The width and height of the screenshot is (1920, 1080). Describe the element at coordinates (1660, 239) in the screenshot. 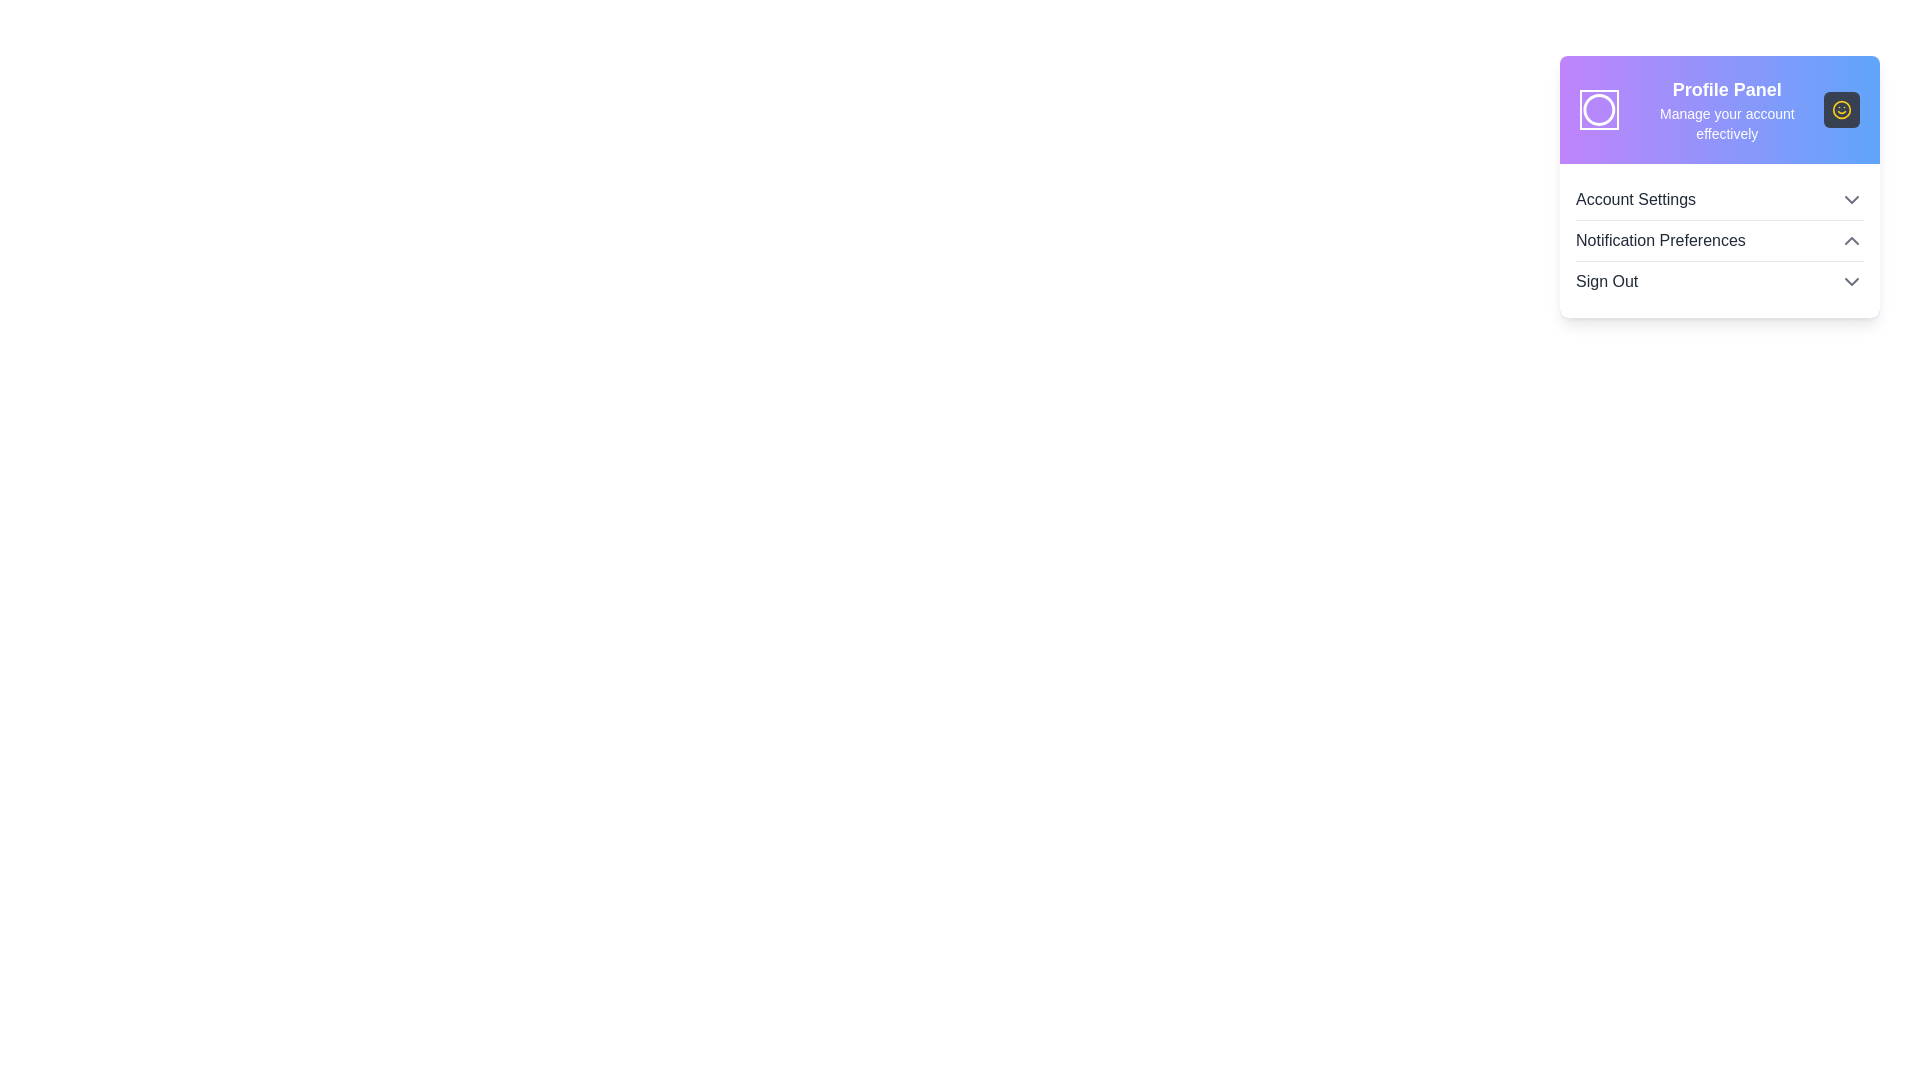

I see `to select the 'Notification Preferences' text label, which is the second item in the dropdown menu located below 'Account Settings'` at that location.